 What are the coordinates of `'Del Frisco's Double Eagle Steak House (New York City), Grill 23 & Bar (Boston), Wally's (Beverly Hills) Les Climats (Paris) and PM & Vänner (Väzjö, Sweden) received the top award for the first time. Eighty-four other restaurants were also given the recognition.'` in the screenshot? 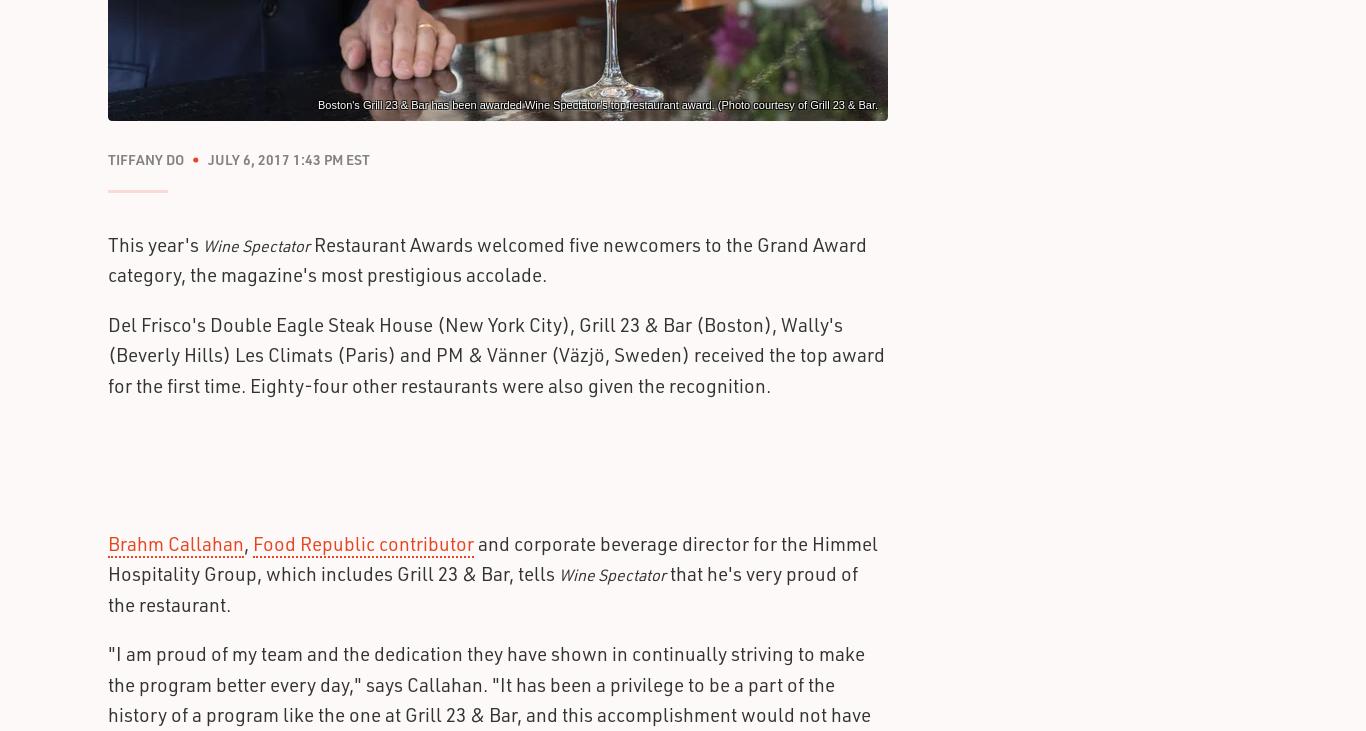 It's located at (496, 353).